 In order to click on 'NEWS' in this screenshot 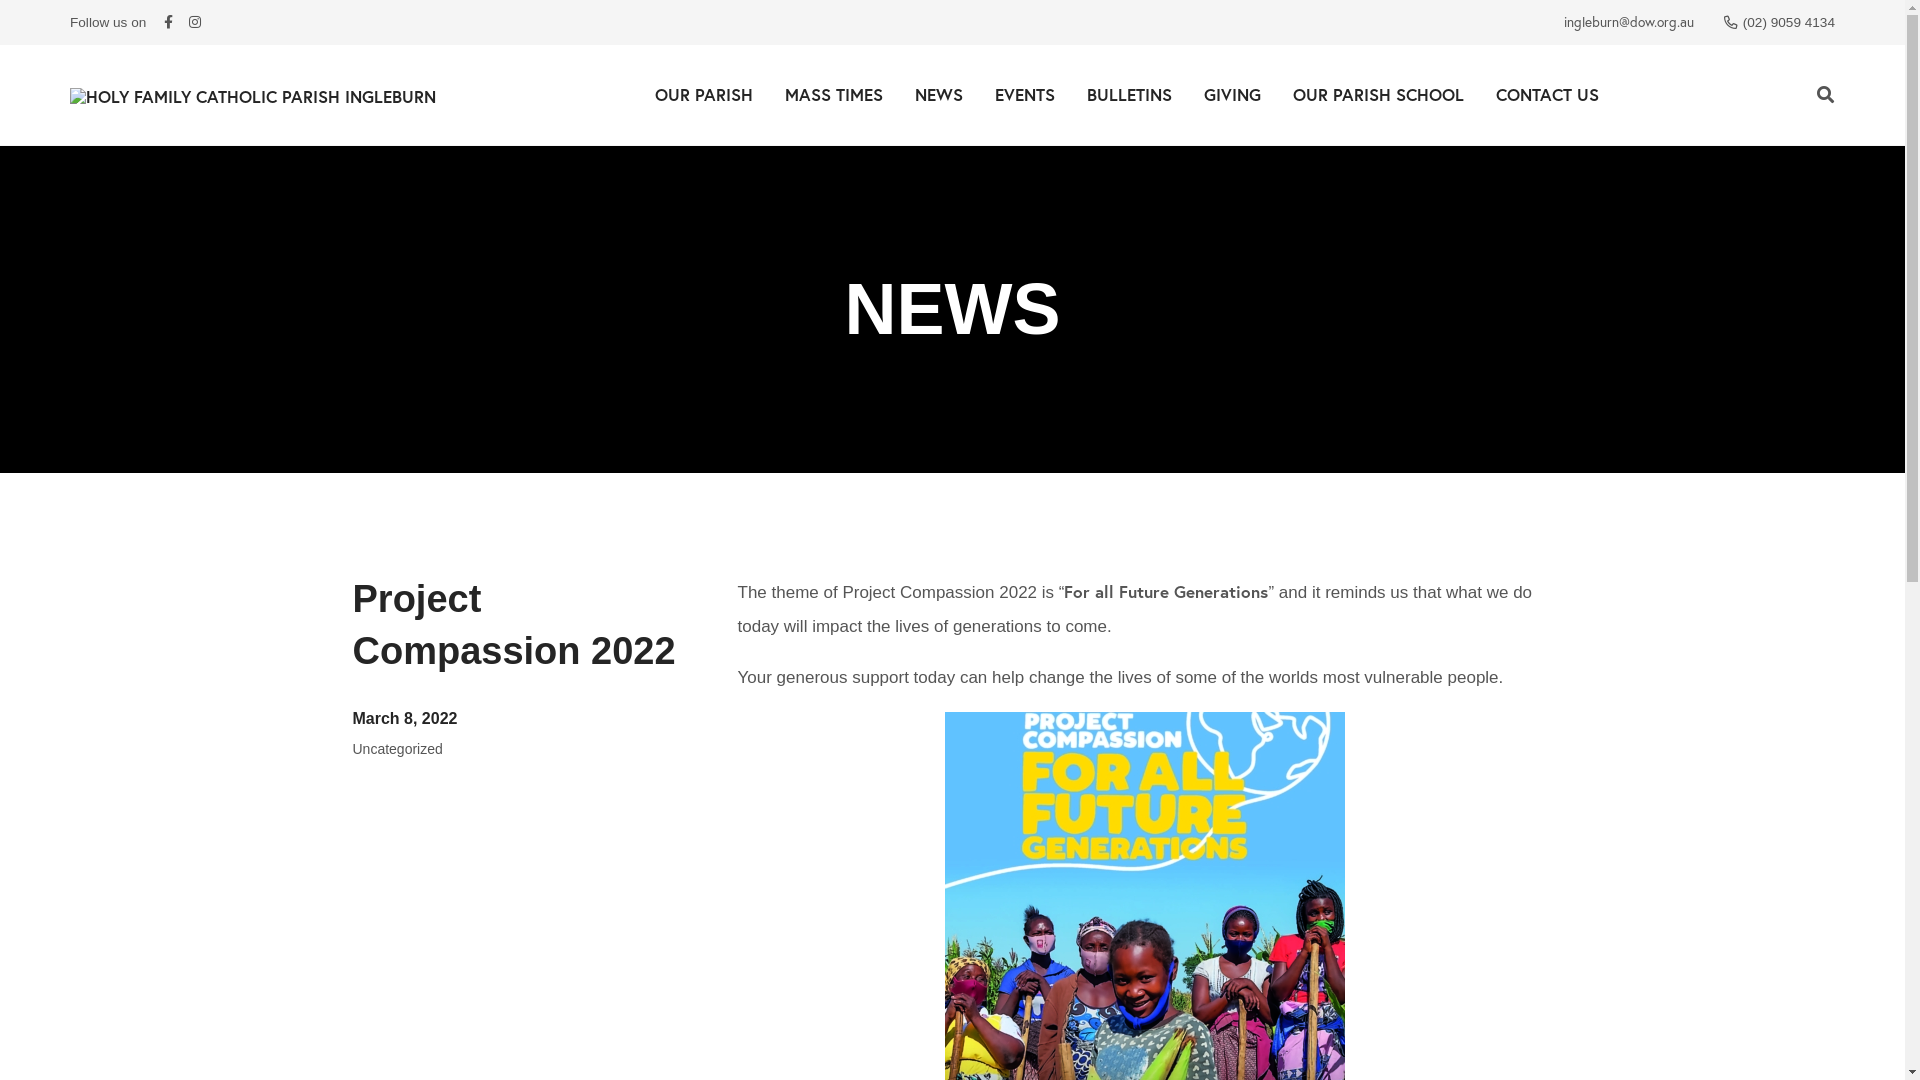, I will do `click(936, 94)`.